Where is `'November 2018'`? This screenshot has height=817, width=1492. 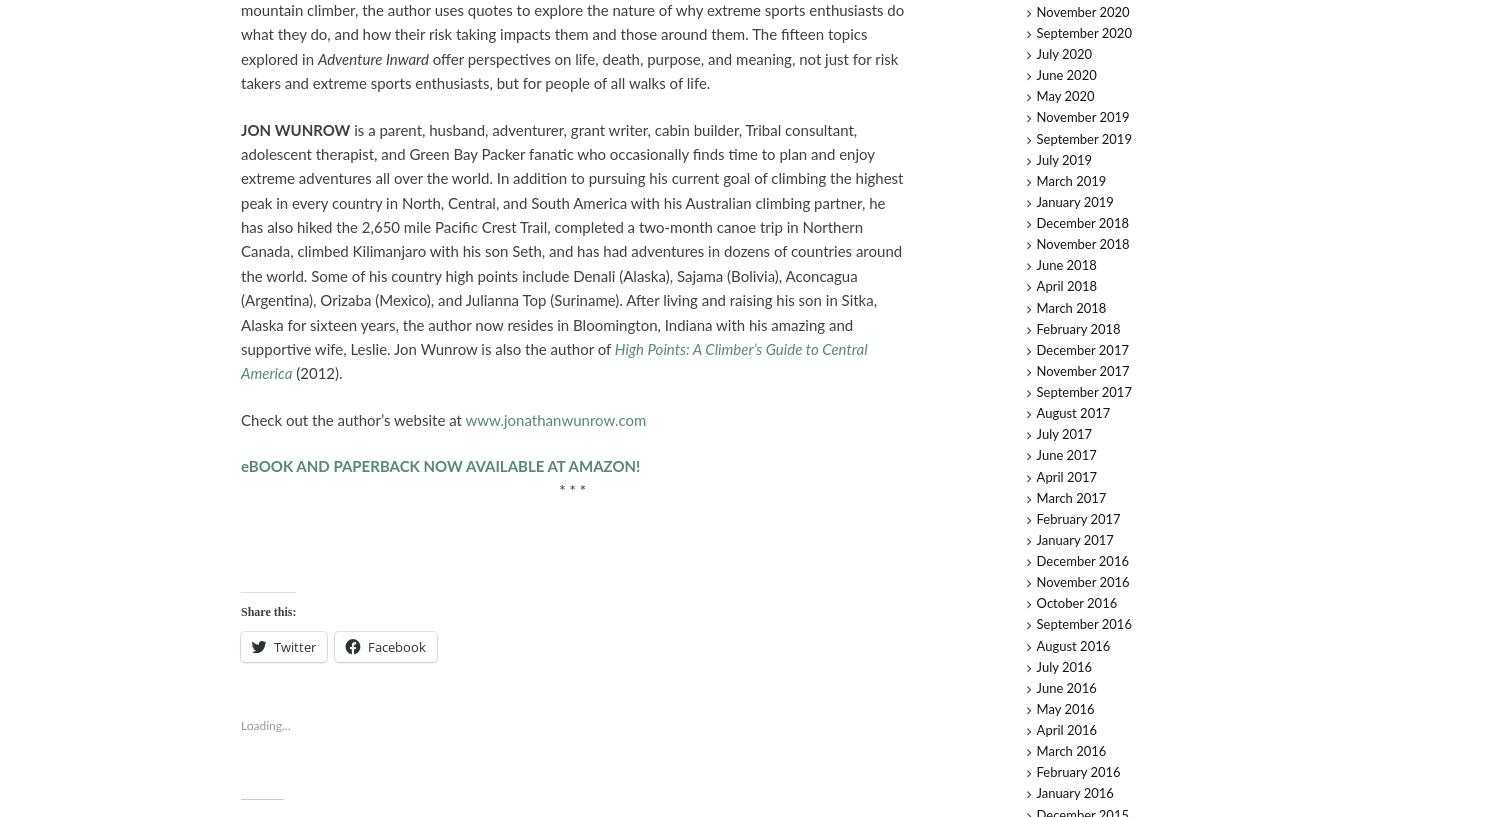 'November 2018' is located at coordinates (1082, 244).